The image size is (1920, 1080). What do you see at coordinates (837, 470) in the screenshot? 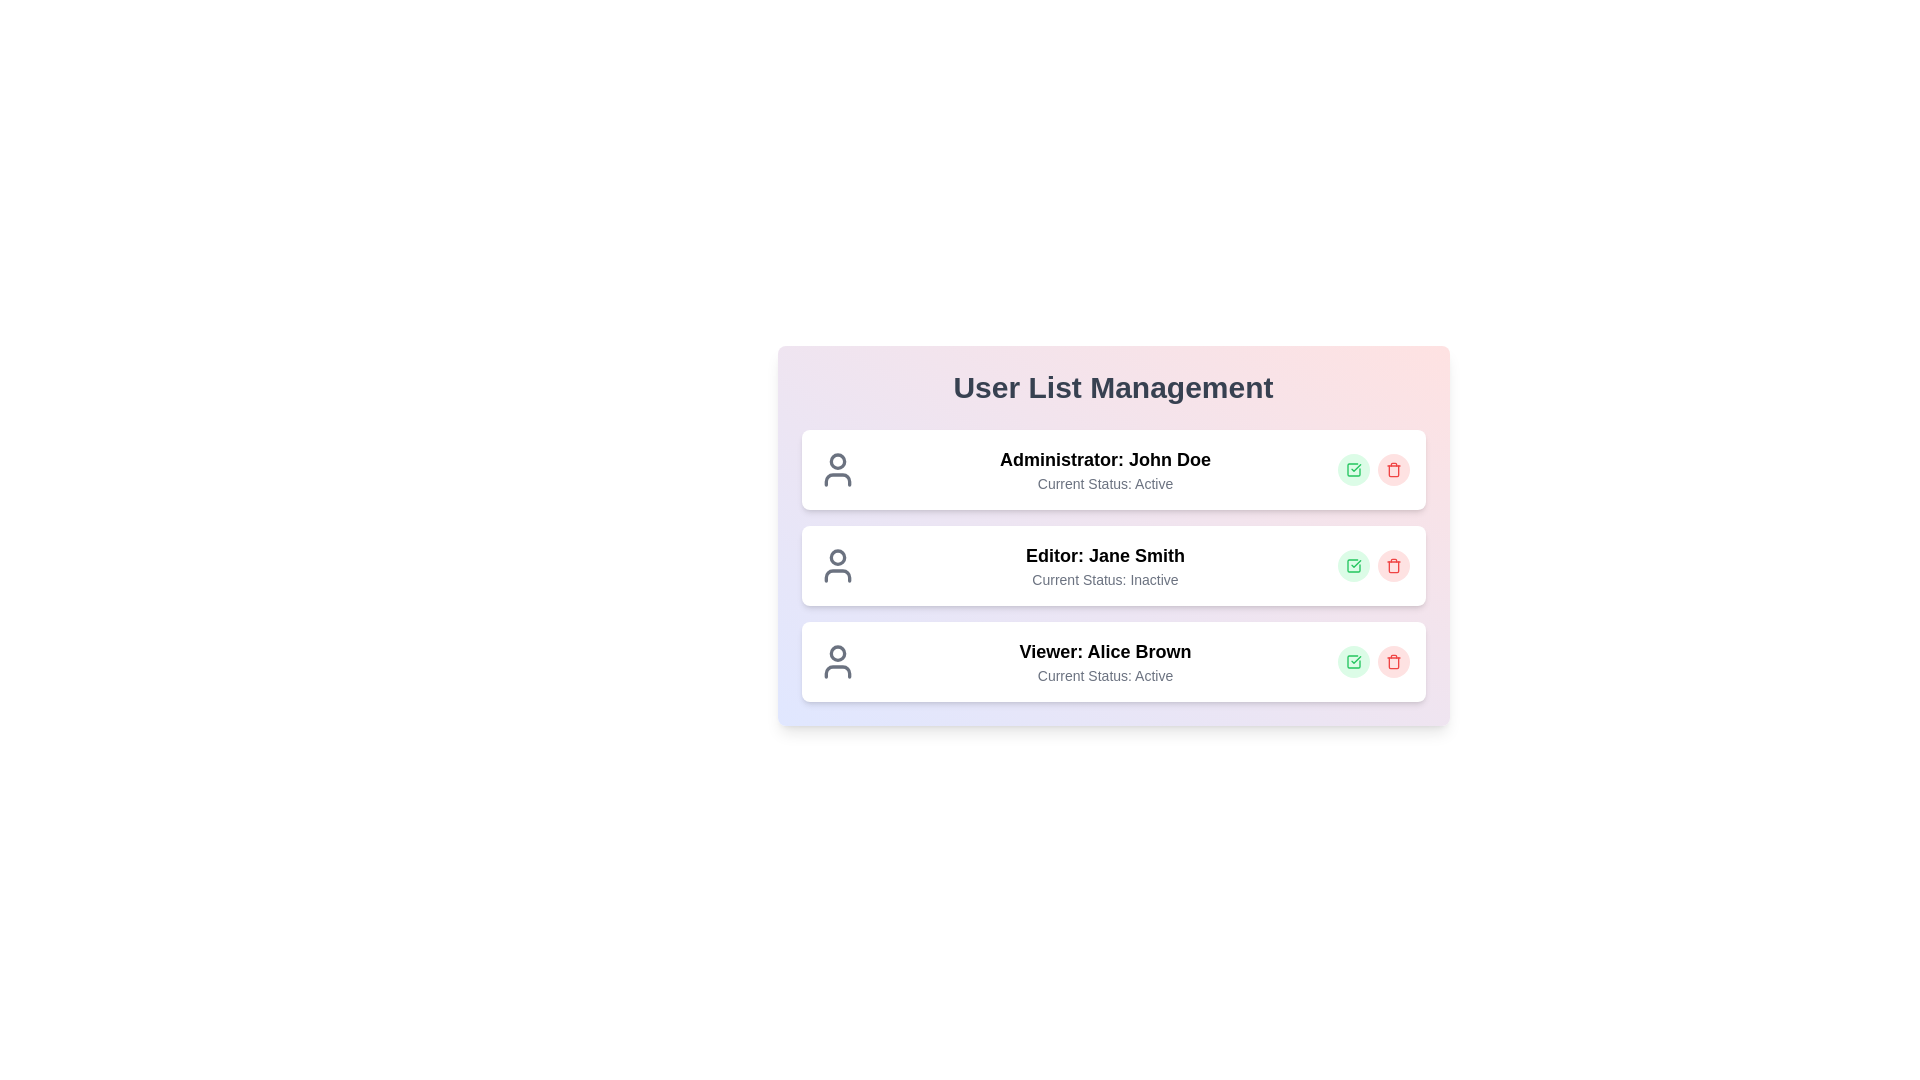
I see `the user silhouette icon, which is a minimalist outline style icon located at the far left side of the first user entry in the user list, aligned with the text 'Administrator: John Doe'` at bounding box center [837, 470].